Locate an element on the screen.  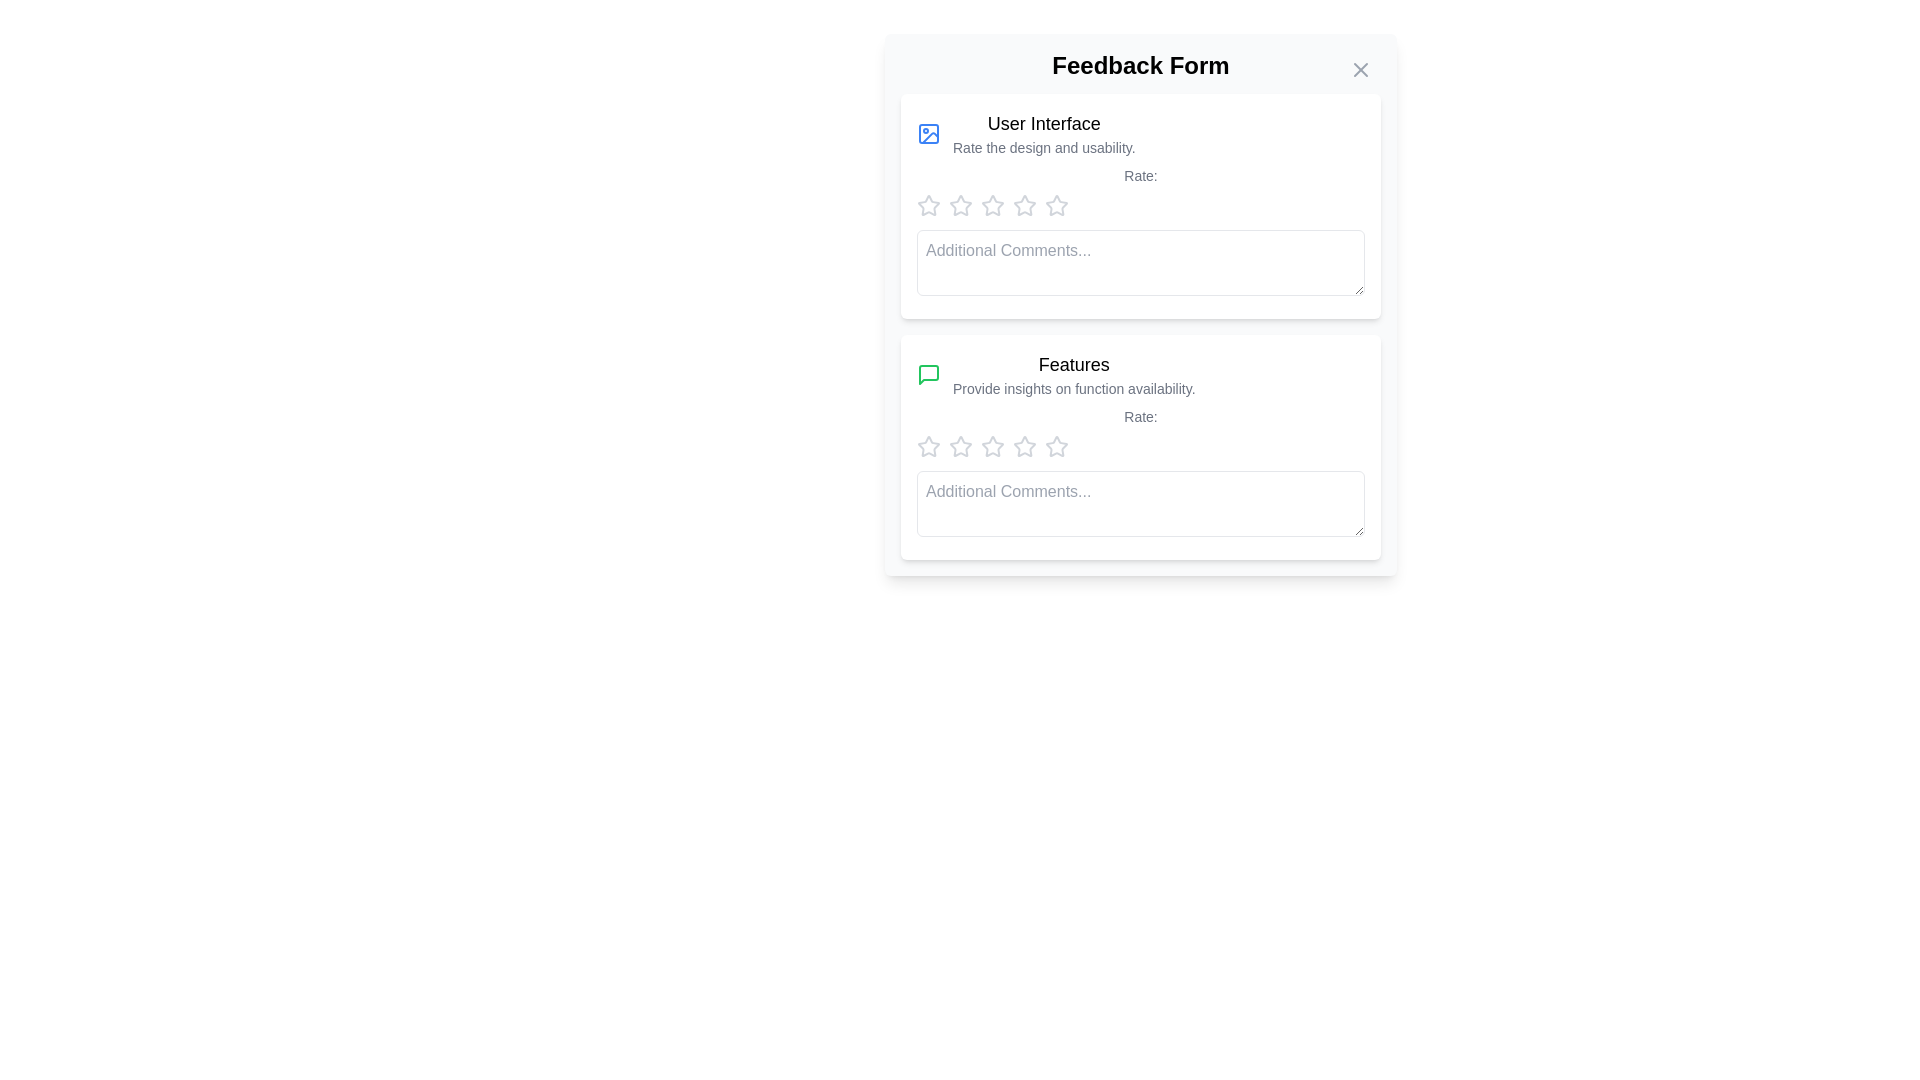
the icon representing commentary or features located in the 'Features' section of the feedback form, positioned to the left of the 'Features' header is located at coordinates (928, 374).